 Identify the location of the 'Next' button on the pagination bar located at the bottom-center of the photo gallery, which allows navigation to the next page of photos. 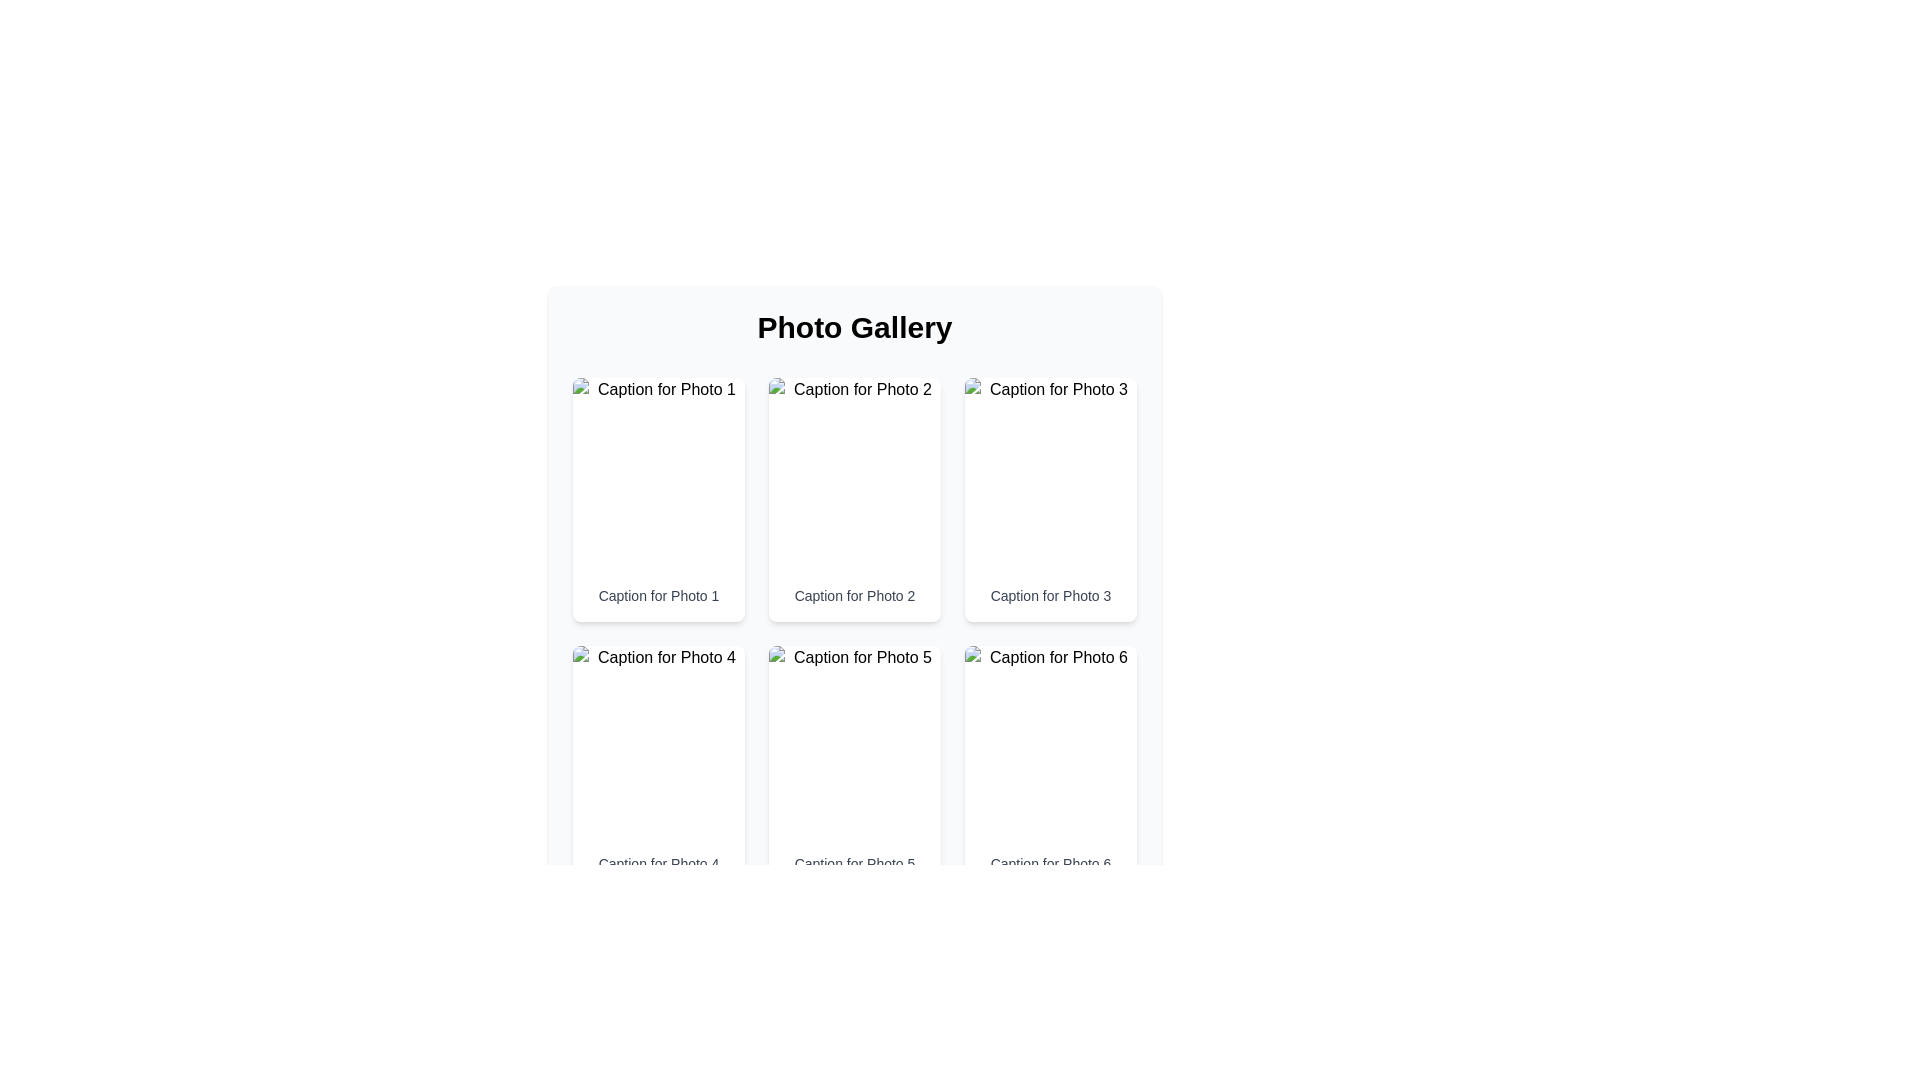
(854, 941).